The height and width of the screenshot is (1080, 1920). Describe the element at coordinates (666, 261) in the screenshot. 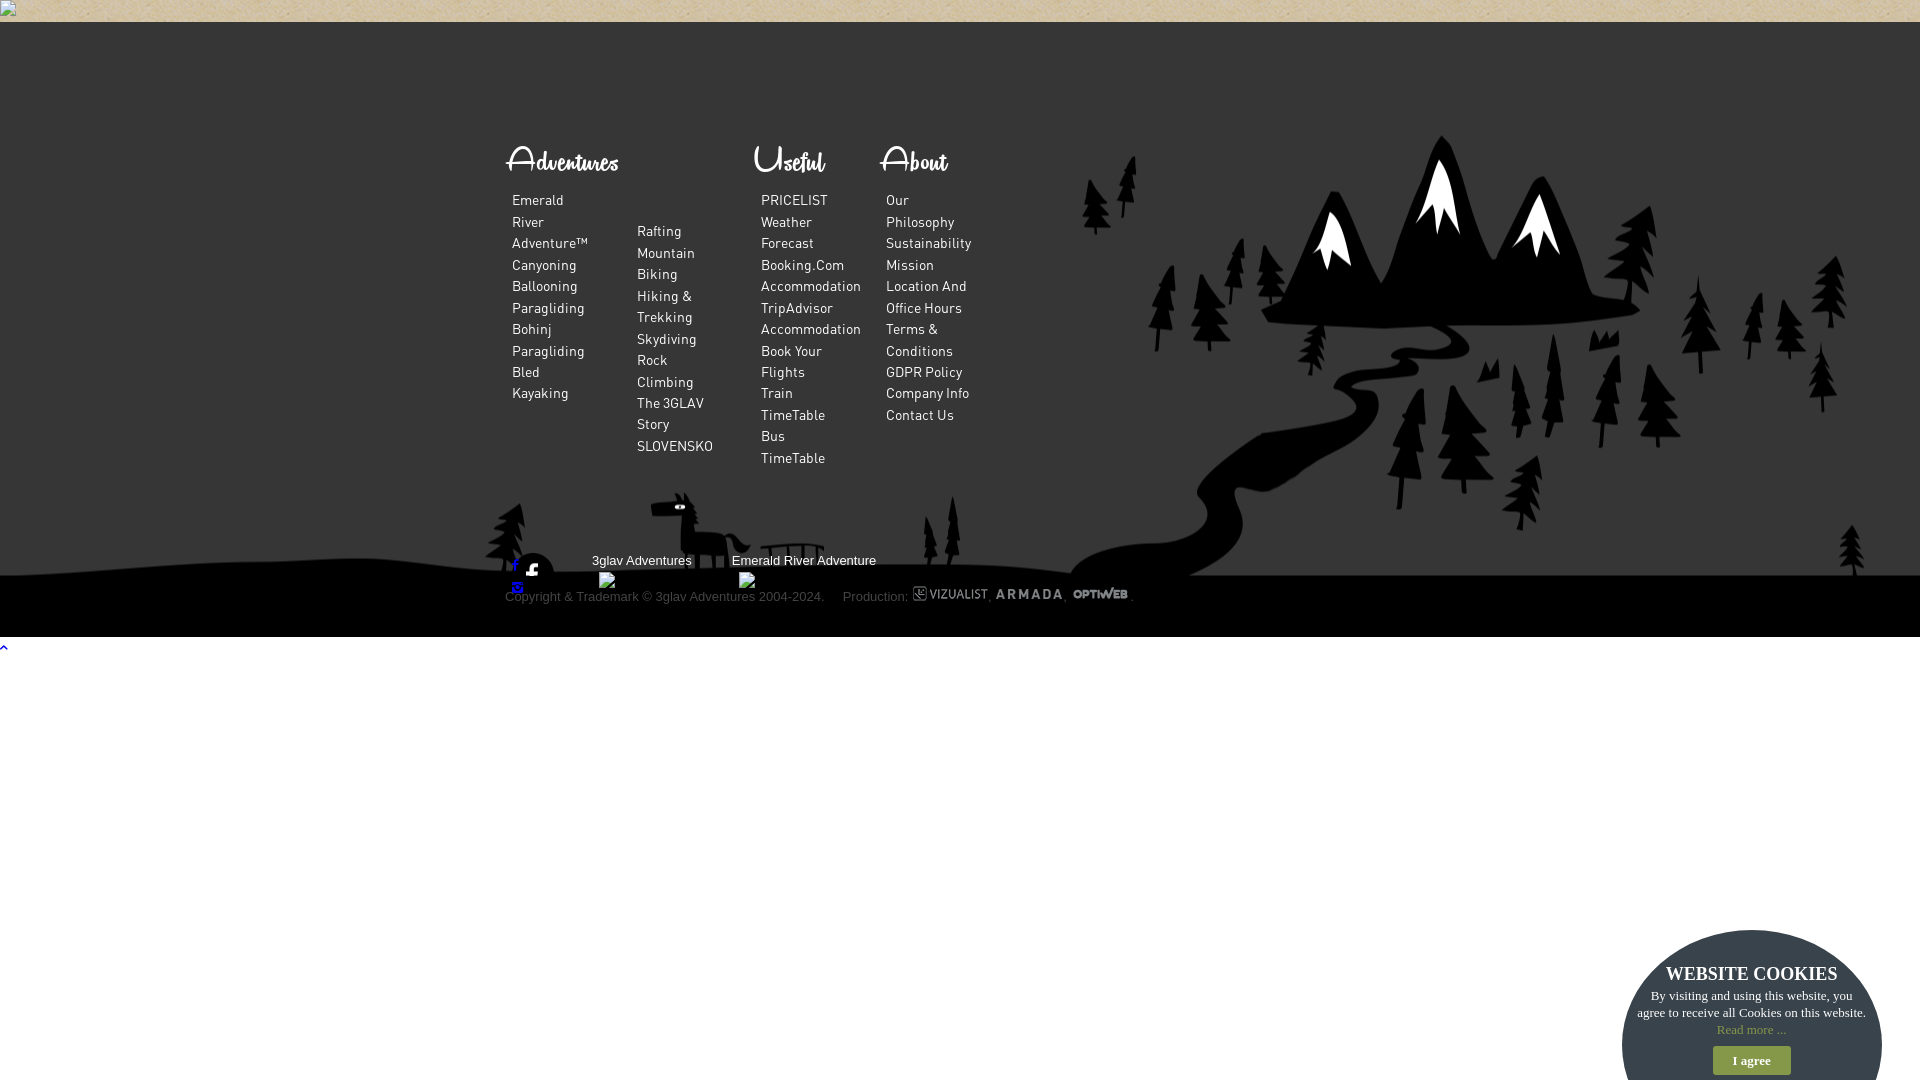

I see `'Mountain Biking'` at that location.